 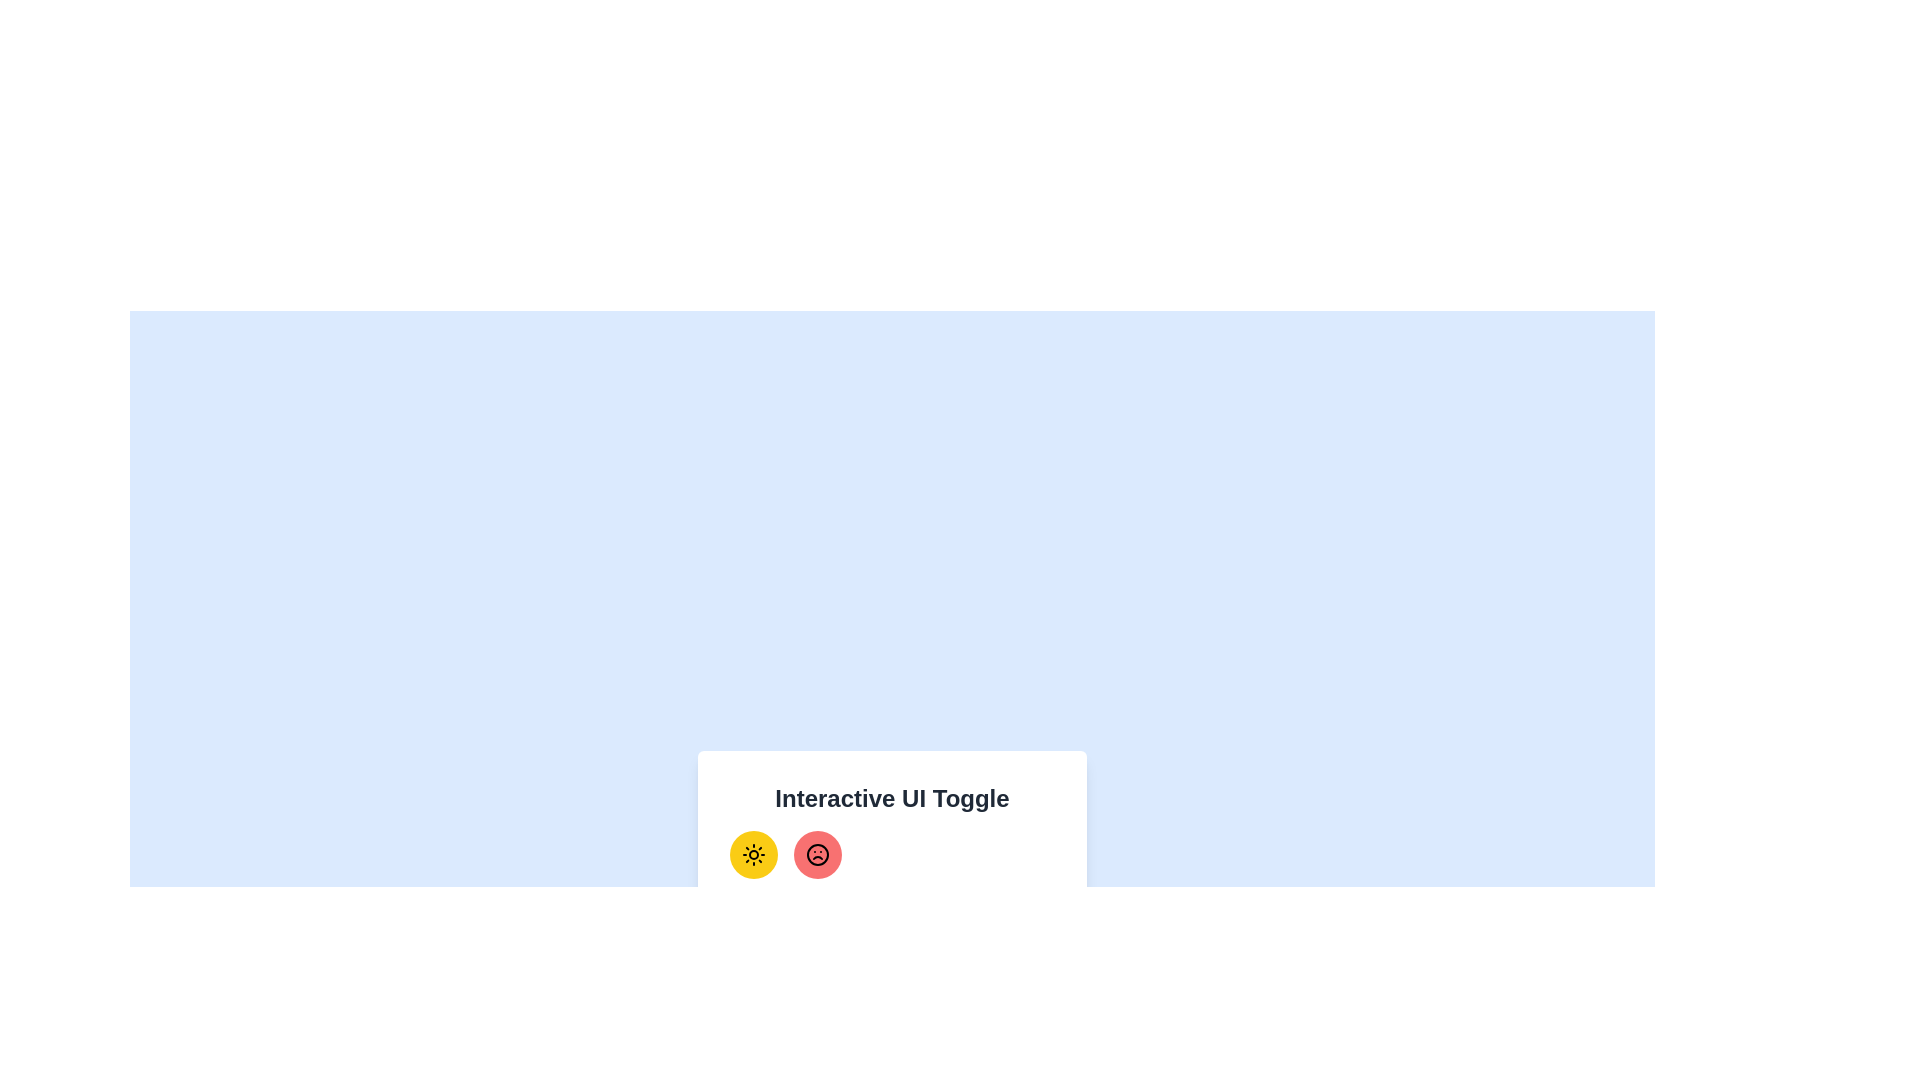 What do you see at coordinates (752, 855) in the screenshot?
I see `the theme toggle button to switch between light and dark modes` at bounding box center [752, 855].